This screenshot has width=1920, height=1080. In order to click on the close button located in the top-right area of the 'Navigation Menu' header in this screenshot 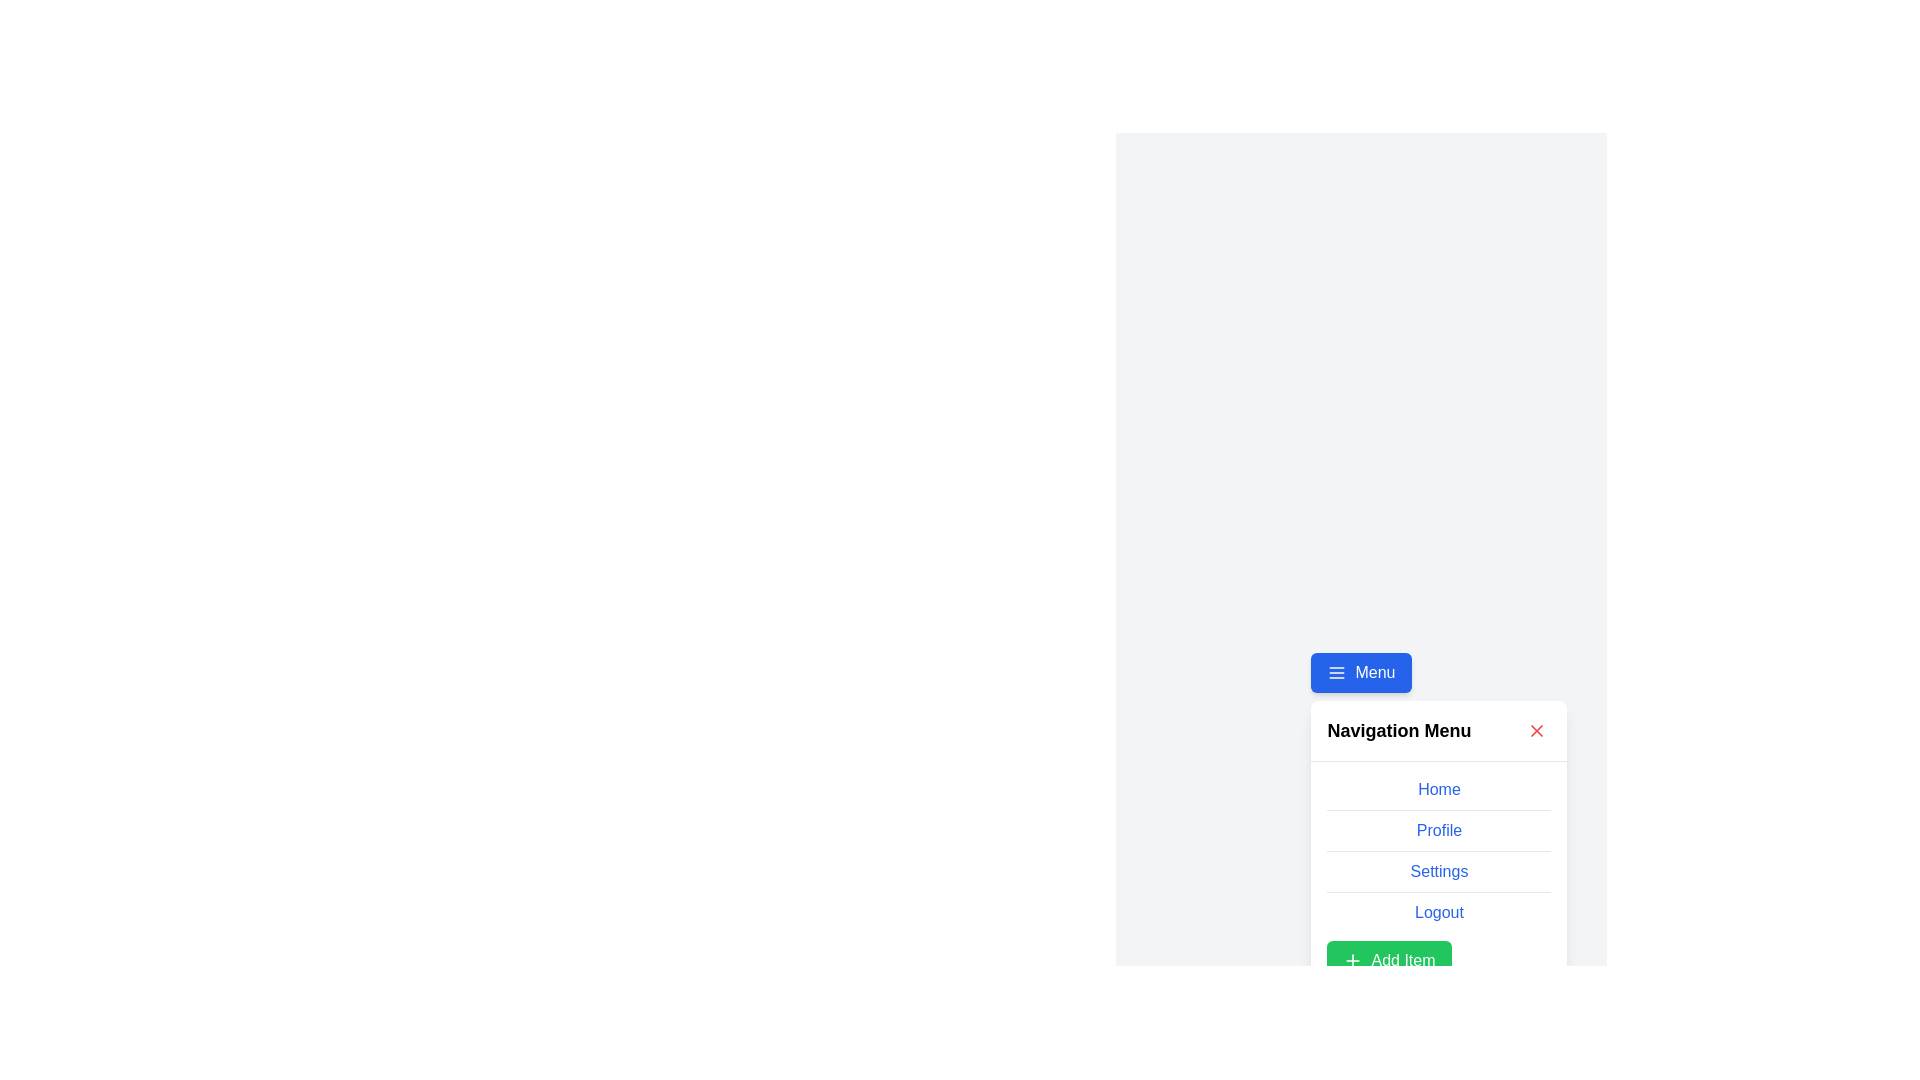, I will do `click(1536, 731)`.